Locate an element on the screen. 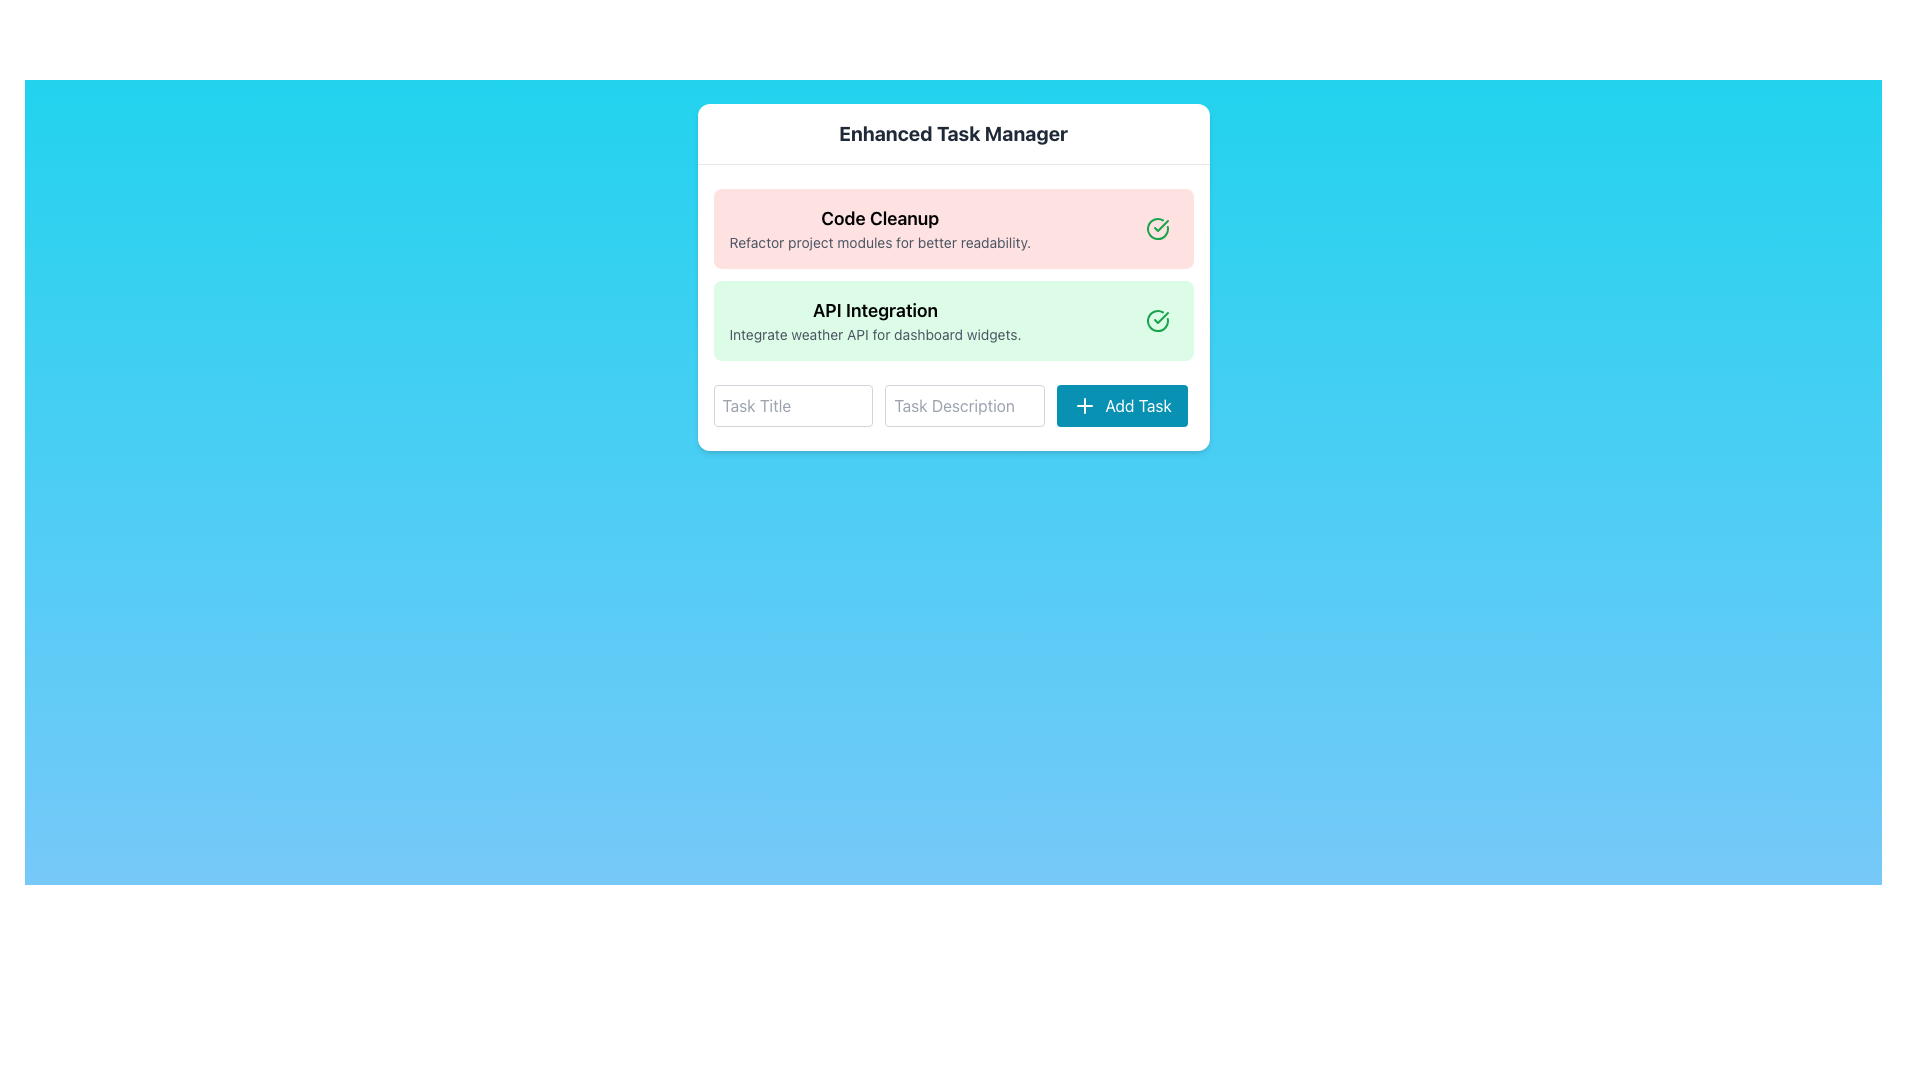 Image resolution: width=1920 pixels, height=1080 pixels. the completed status icon for the 'API Integration' task, which is located to the right of the task text inside the green-highlighted section is located at coordinates (1157, 227).